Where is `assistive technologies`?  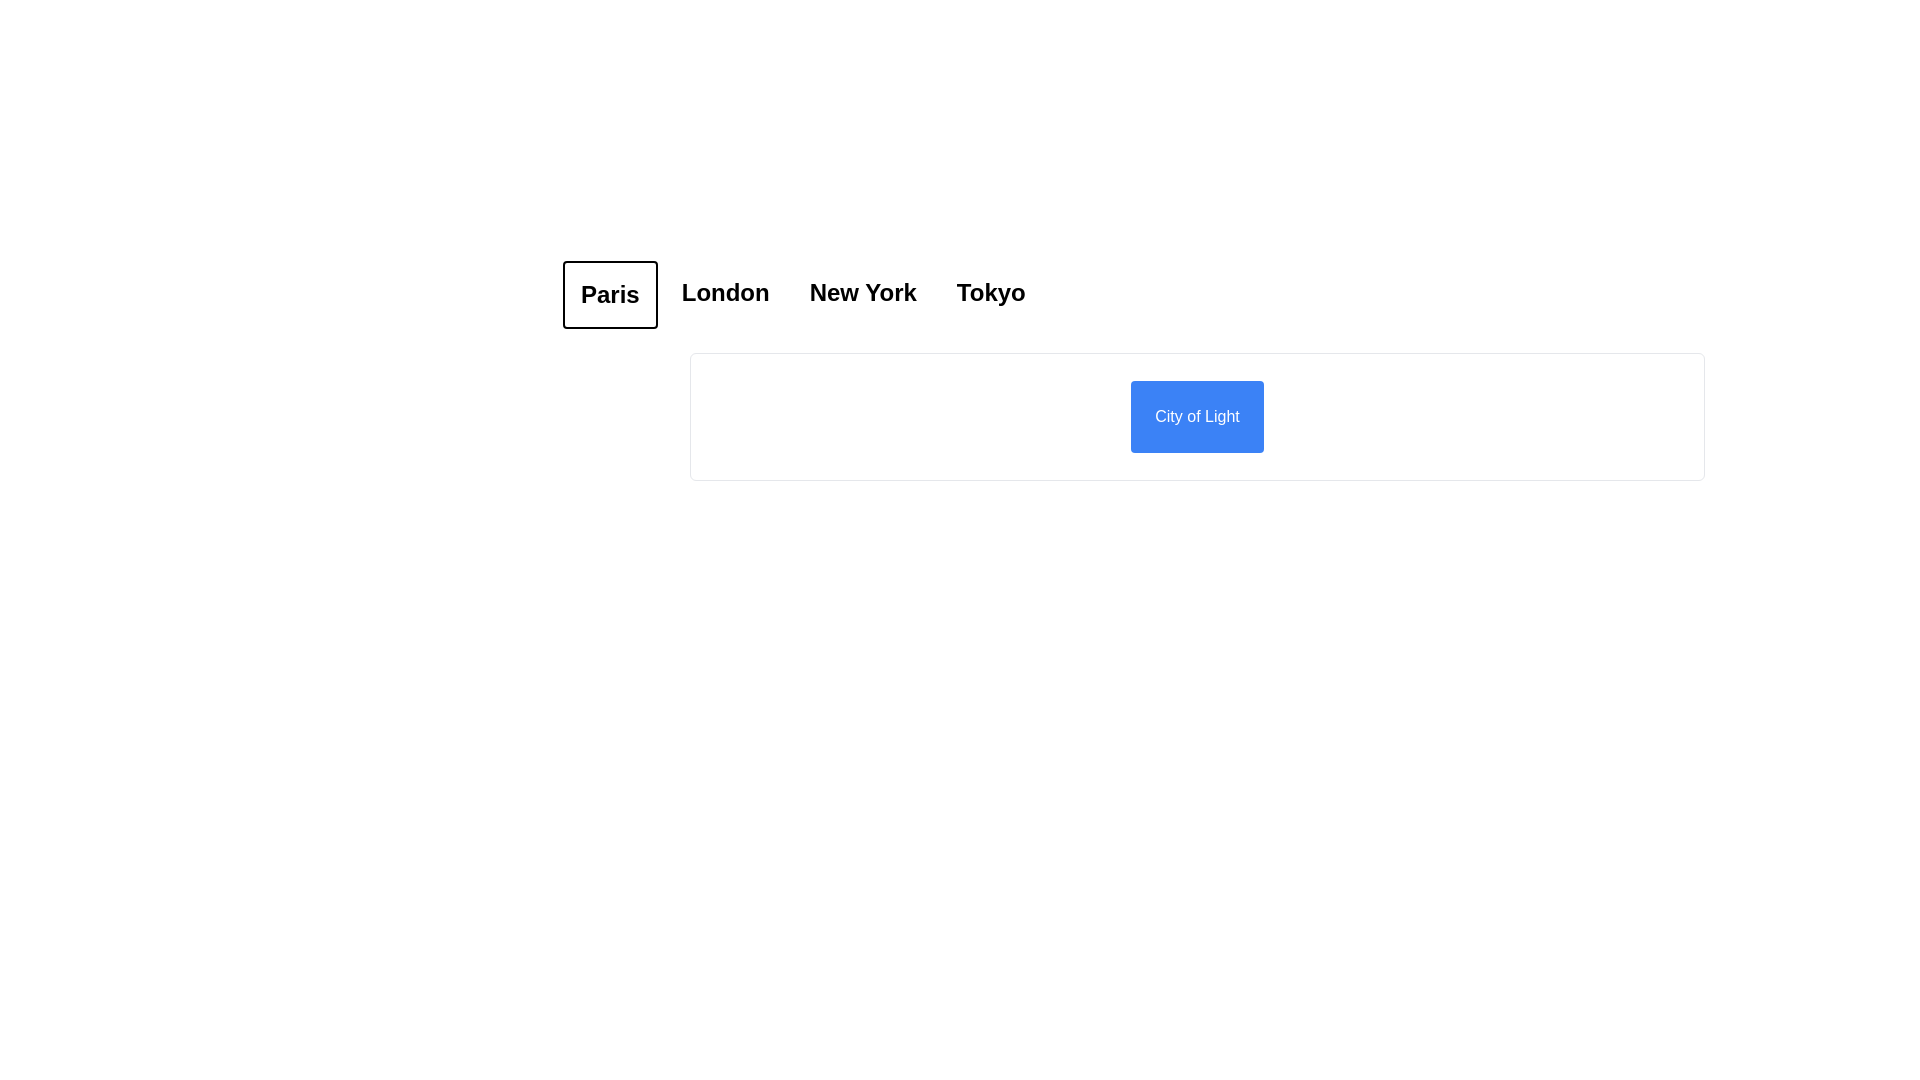 assistive technologies is located at coordinates (863, 293).